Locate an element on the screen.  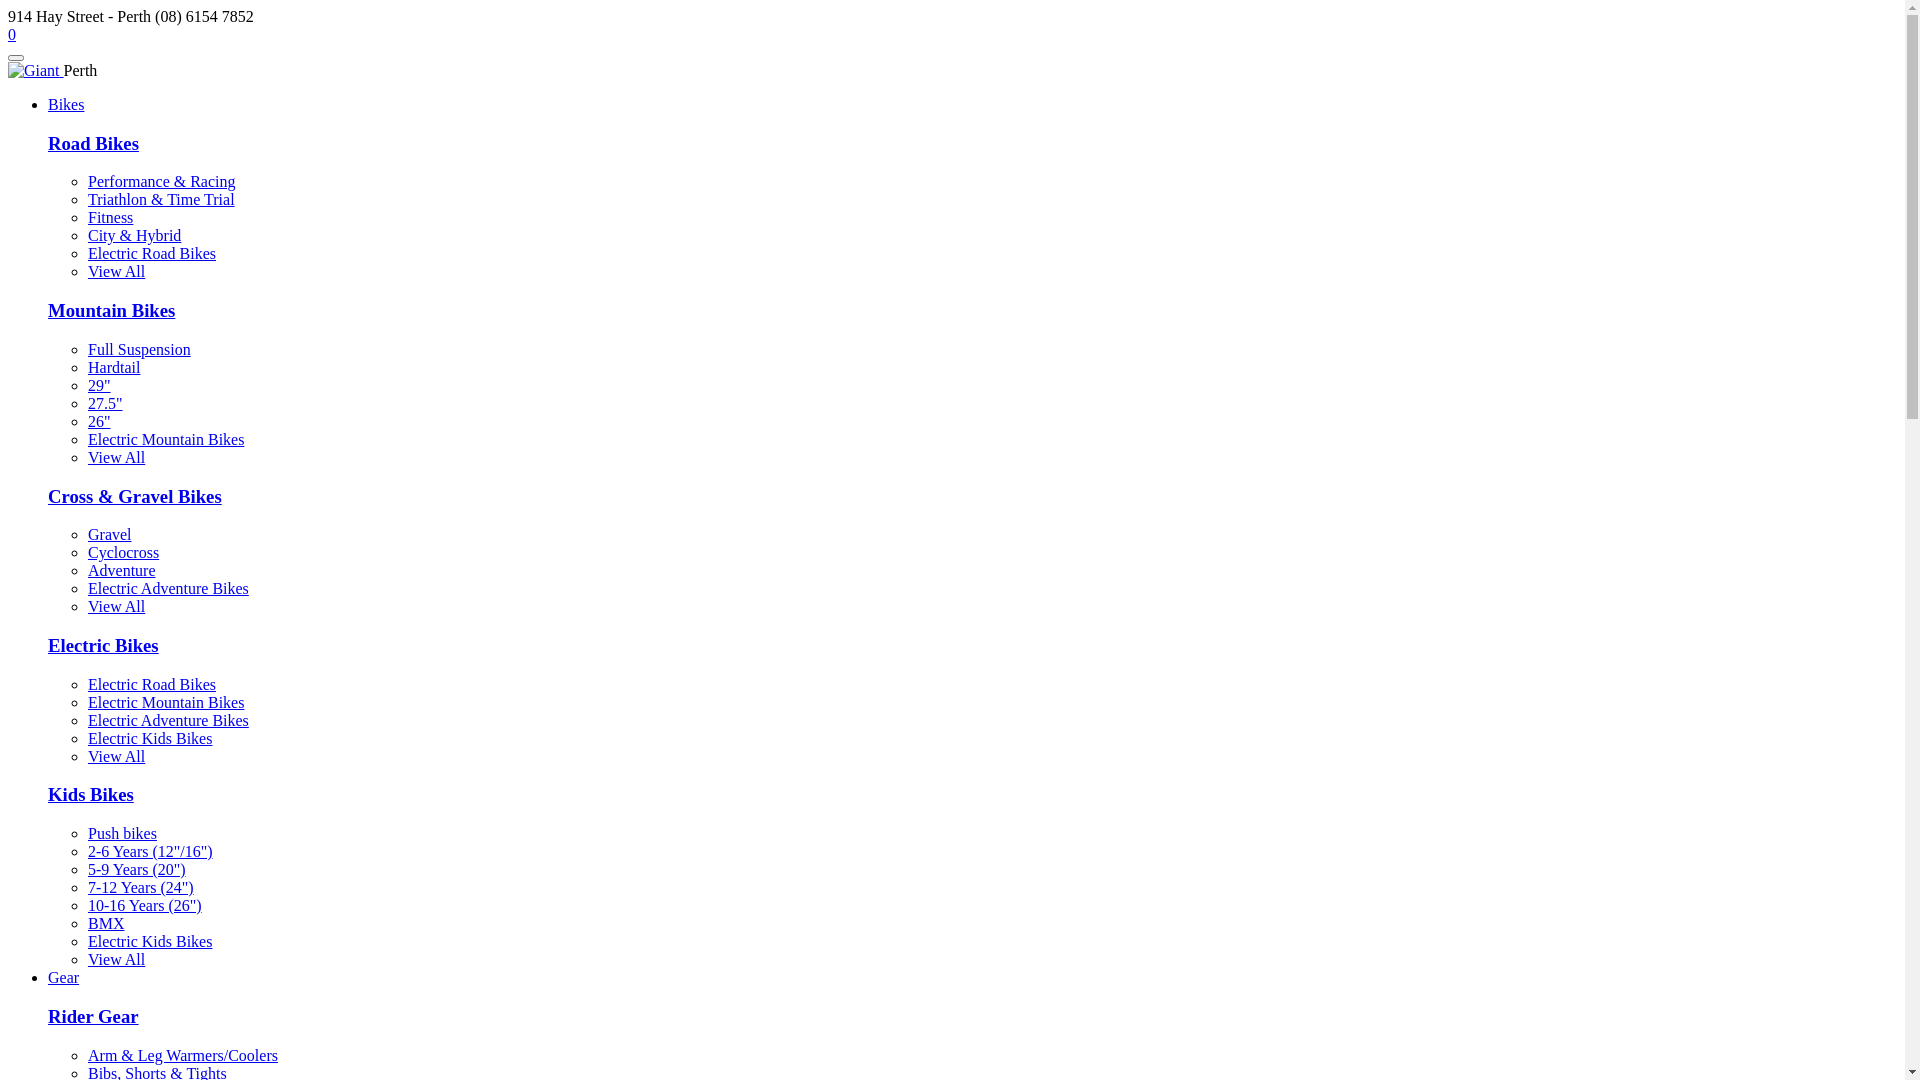
'Electric Kids Bikes' is located at coordinates (148, 941).